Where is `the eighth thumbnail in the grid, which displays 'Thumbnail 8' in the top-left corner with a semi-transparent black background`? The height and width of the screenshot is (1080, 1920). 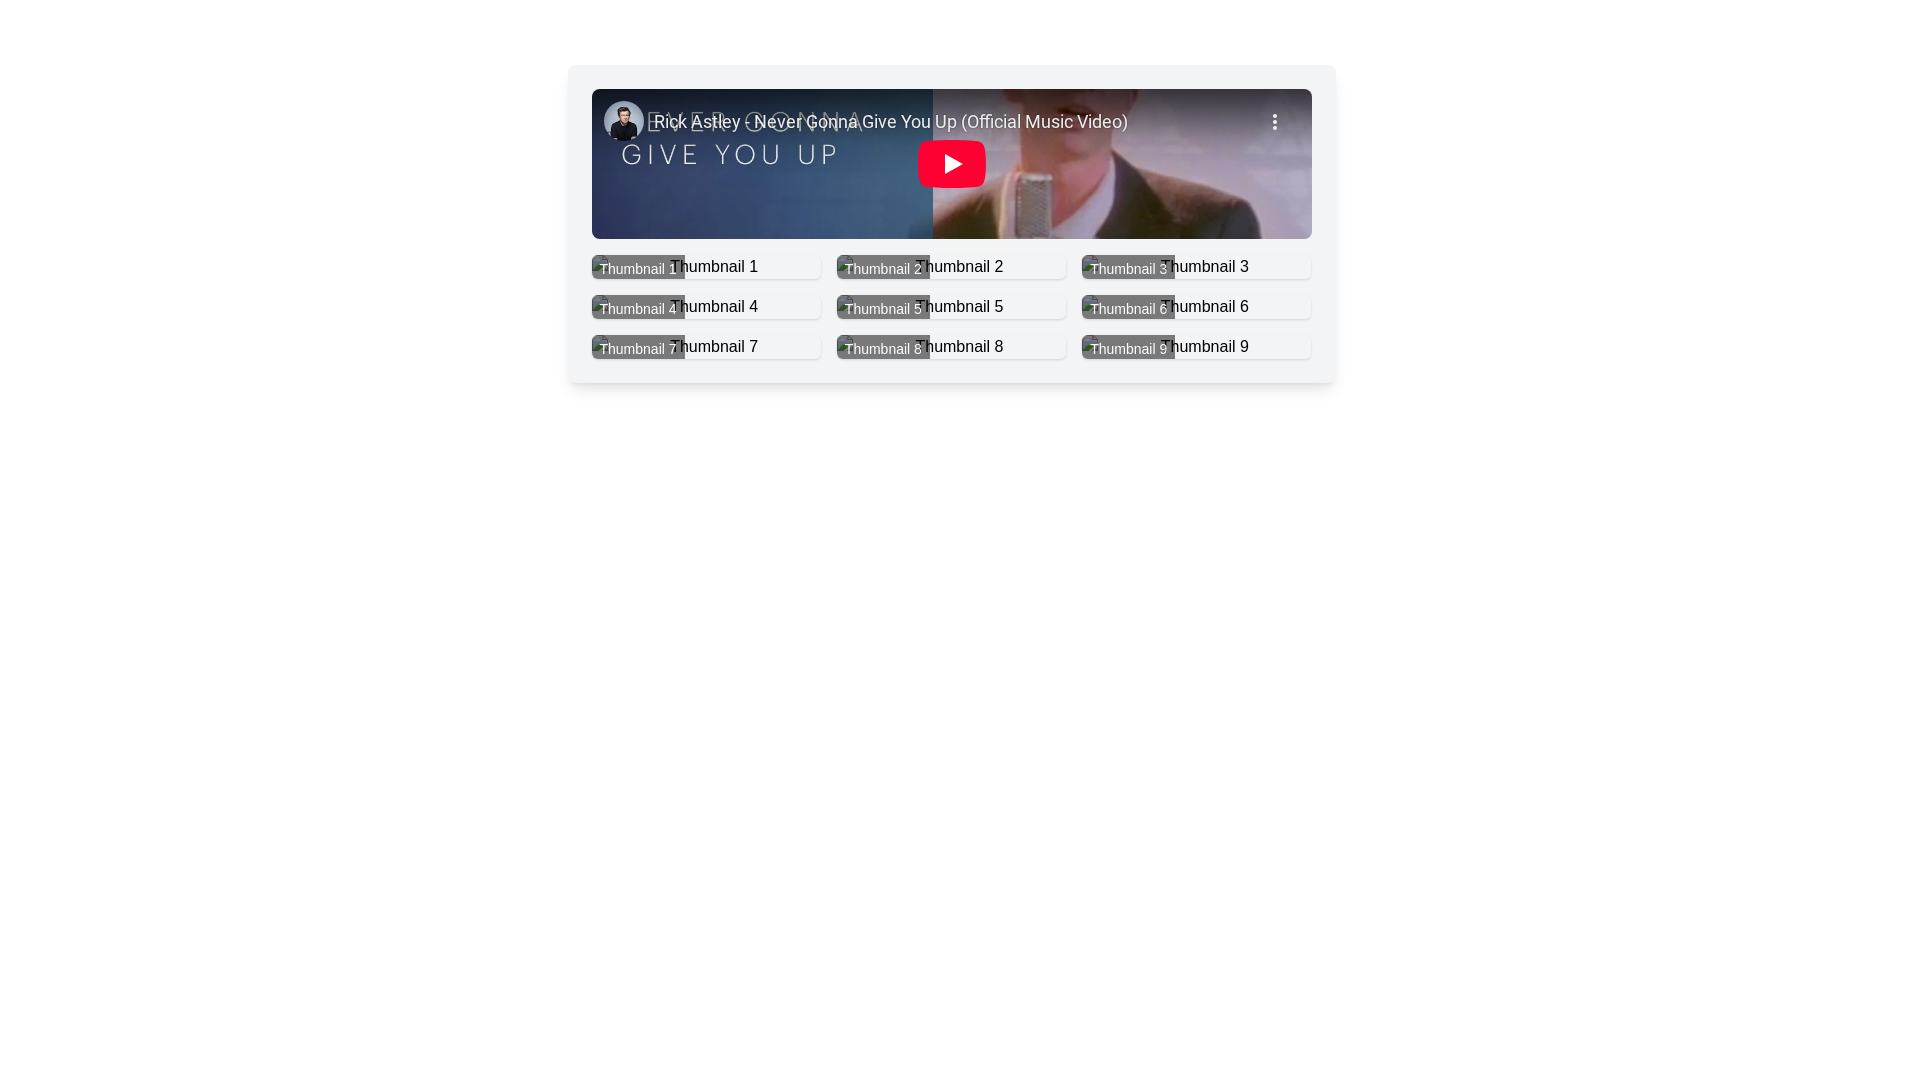 the eighth thumbnail in the grid, which displays 'Thumbnail 8' in the top-left corner with a semi-transparent black background is located at coordinates (950, 346).